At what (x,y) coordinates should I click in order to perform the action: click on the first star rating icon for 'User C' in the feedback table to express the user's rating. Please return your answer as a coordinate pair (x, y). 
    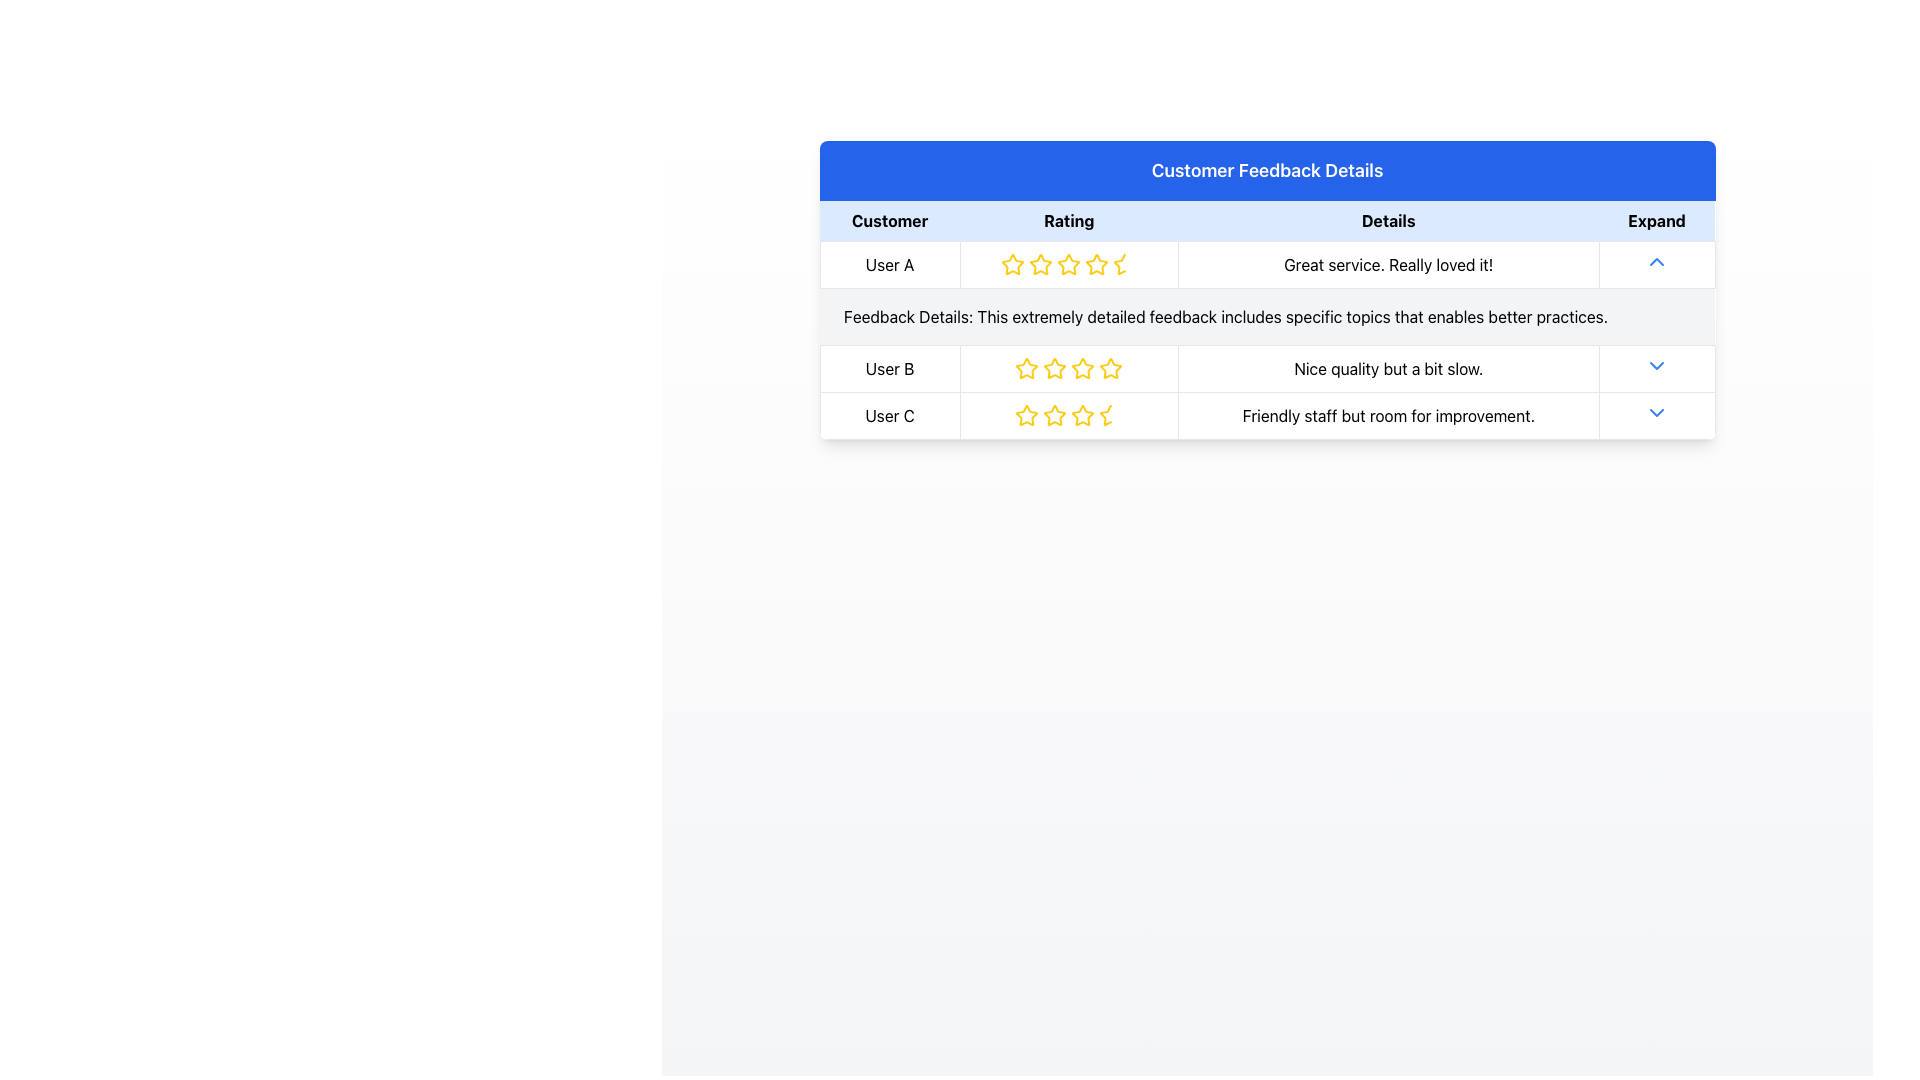
    Looking at the image, I should click on (1027, 414).